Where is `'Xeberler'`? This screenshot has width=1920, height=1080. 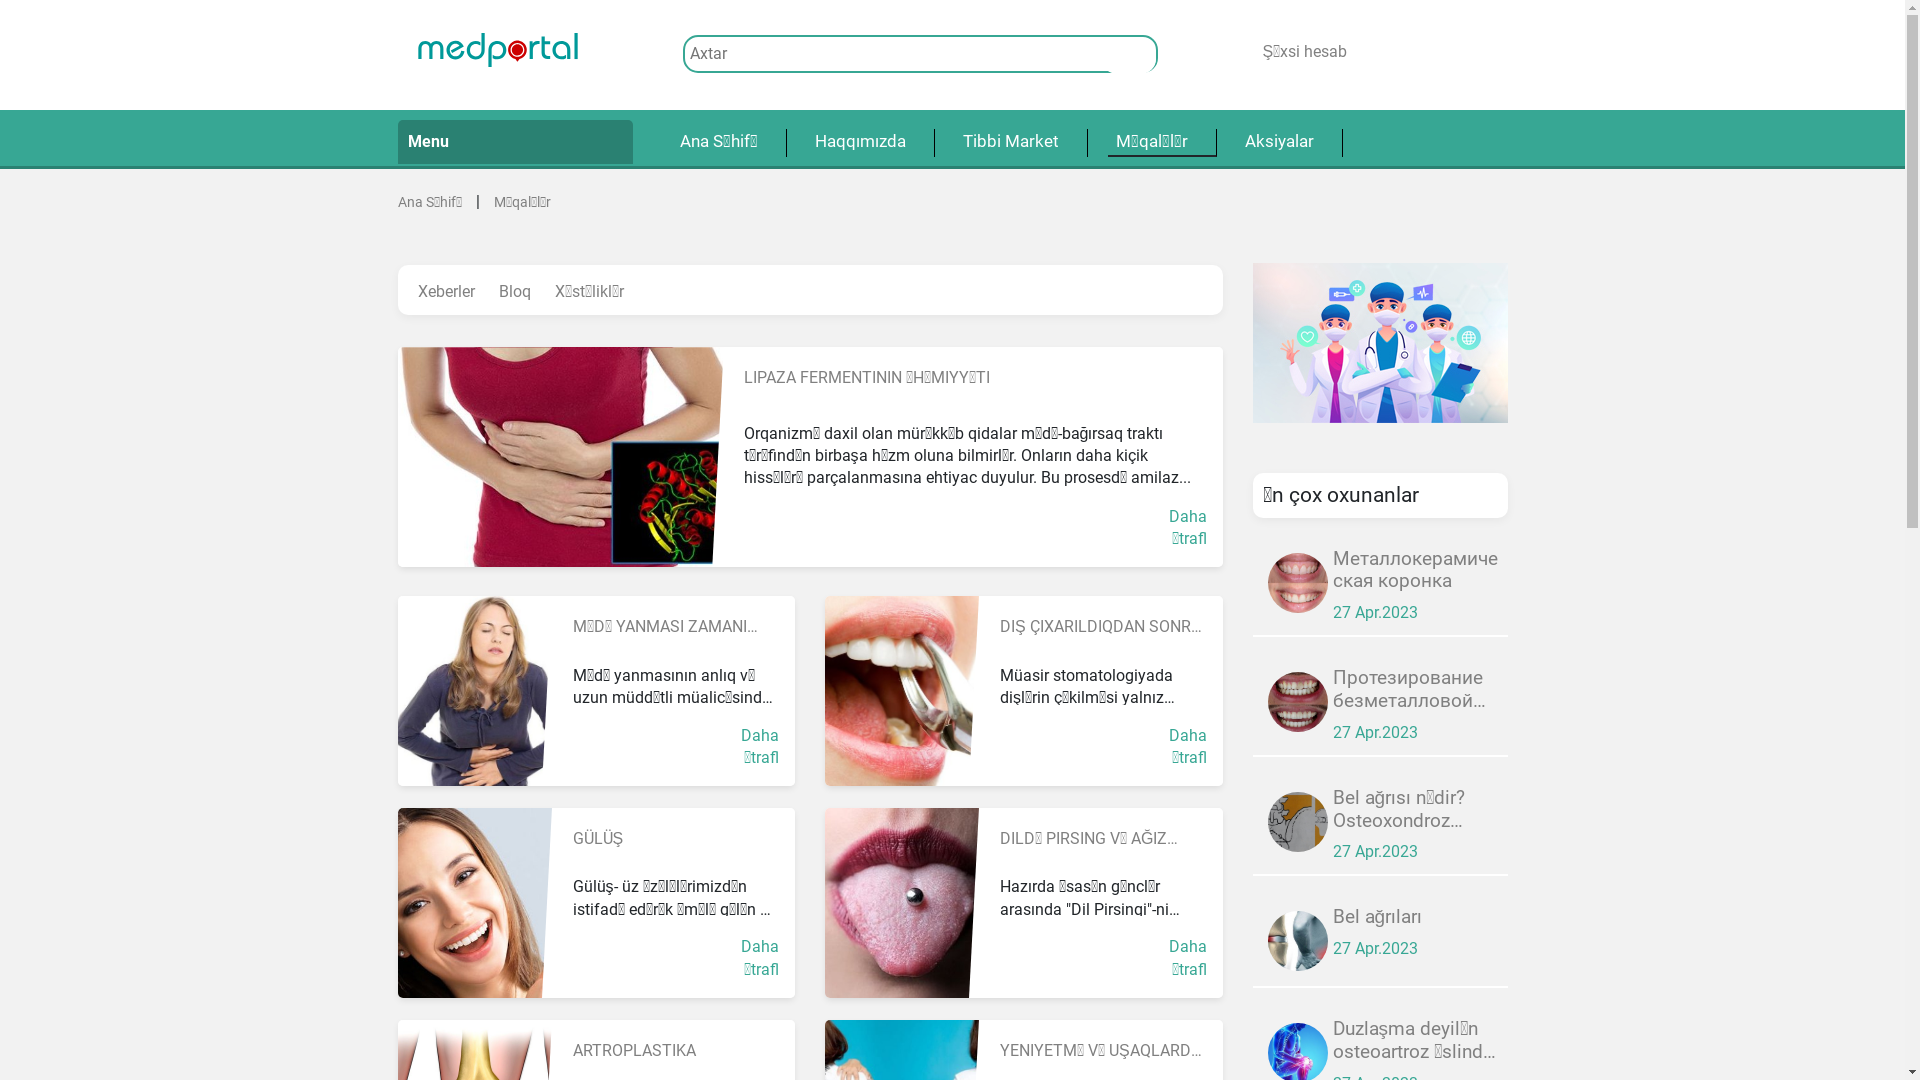
'Xeberler' is located at coordinates (407, 292).